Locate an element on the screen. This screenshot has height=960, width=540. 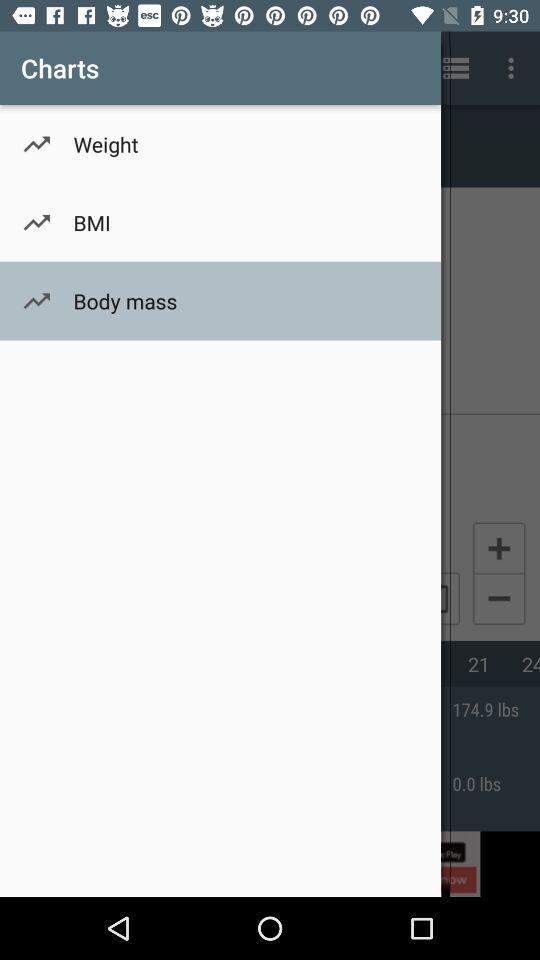
the minus icon is located at coordinates (498, 600).